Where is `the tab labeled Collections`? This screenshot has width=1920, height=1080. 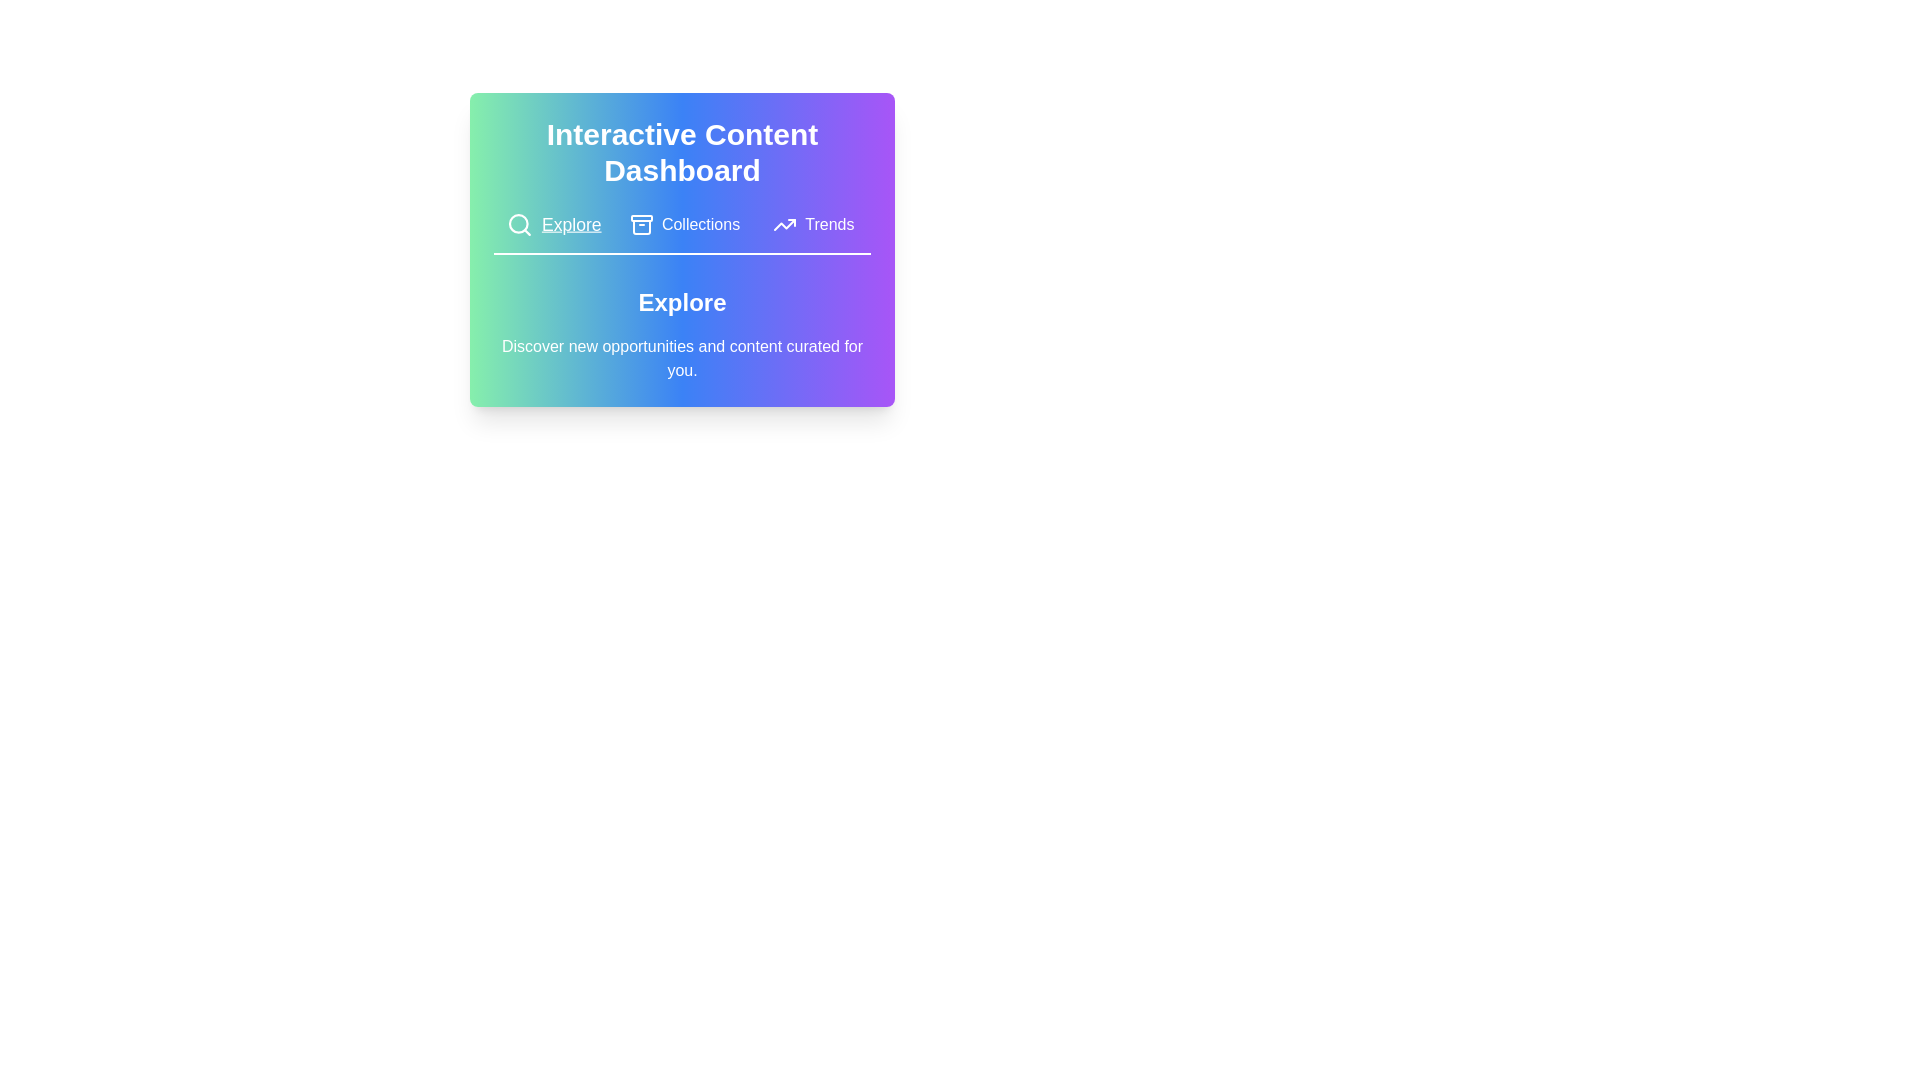
the tab labeled Collections is located at coordinates (685, 224).